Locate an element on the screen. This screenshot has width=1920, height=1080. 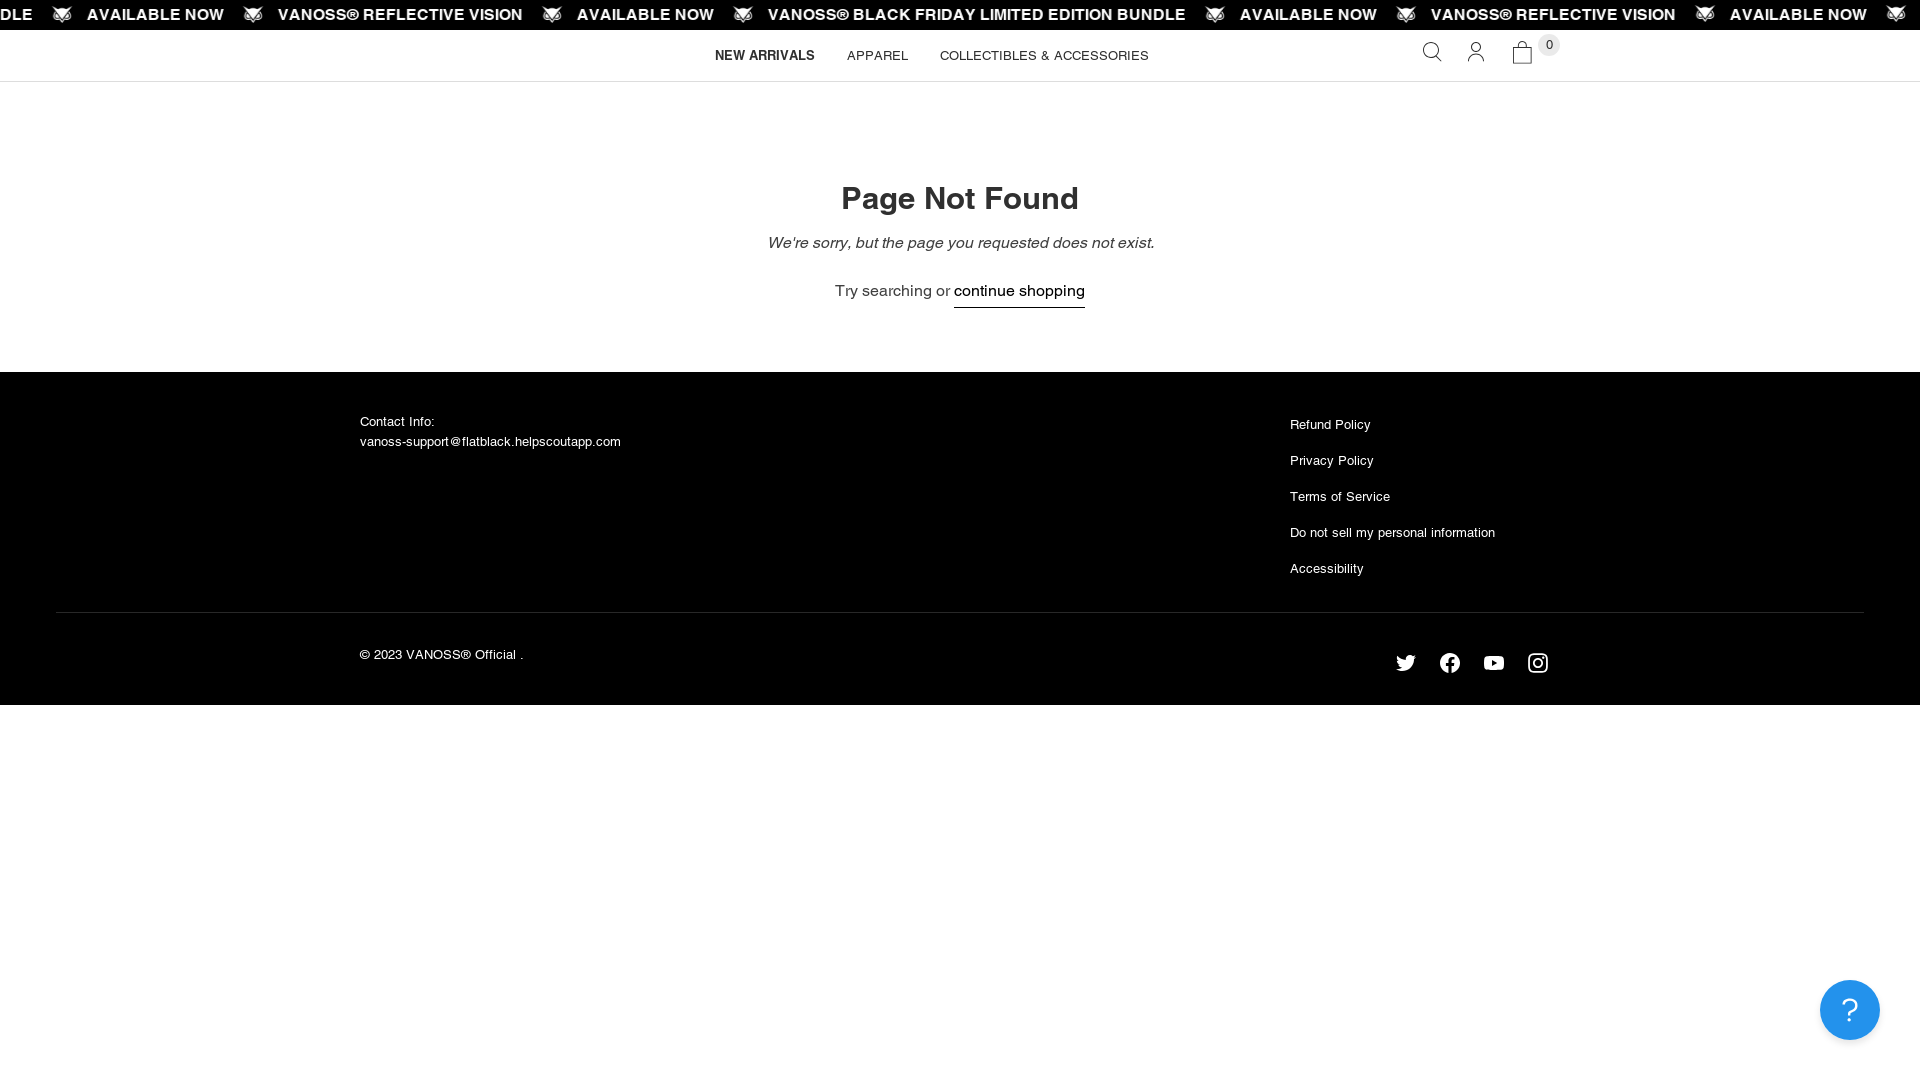
'continue shopping' is located at coordinates (1019, 293).